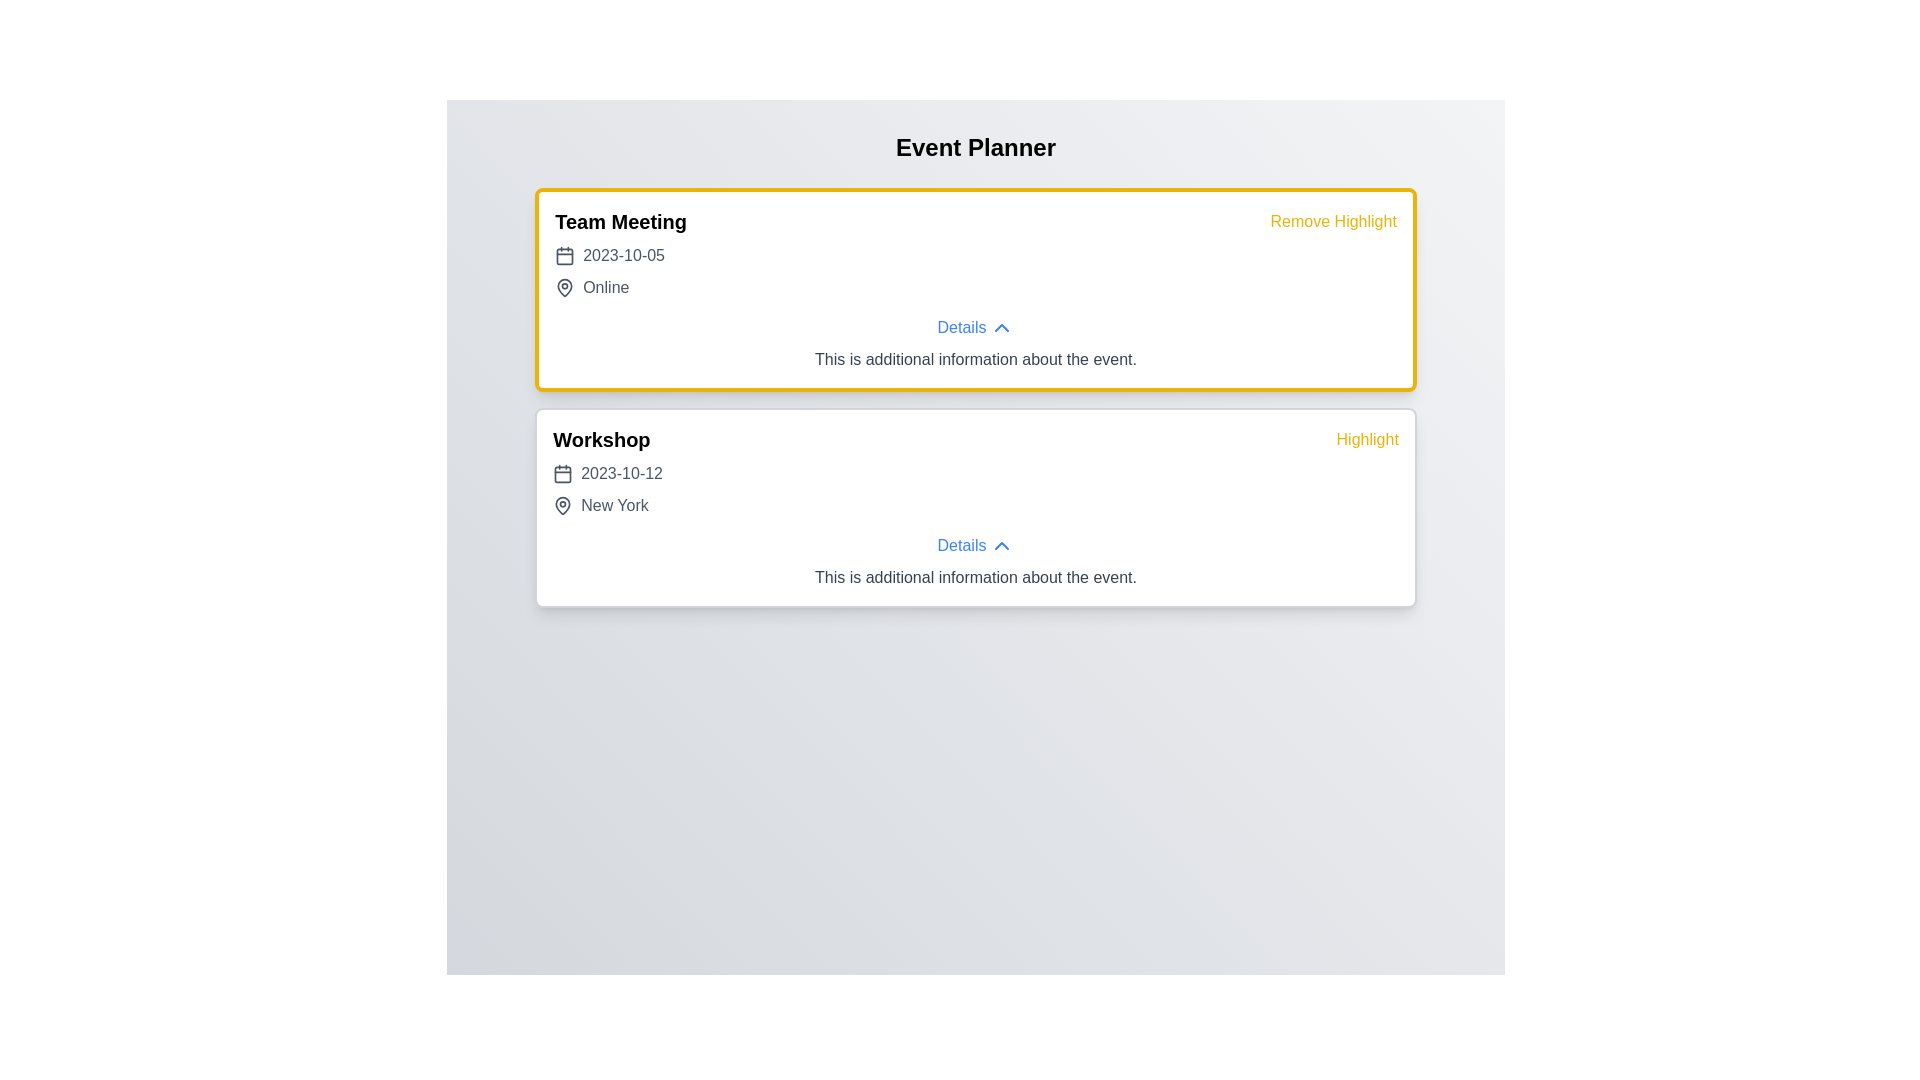 This screenshot has width=1920, height=1080. Describe the element at coordinates (620, 222) in the screenshot. I see `the 'Team Meeting' text header which is displayed in bold black font and serves as the title of a section` at that location.